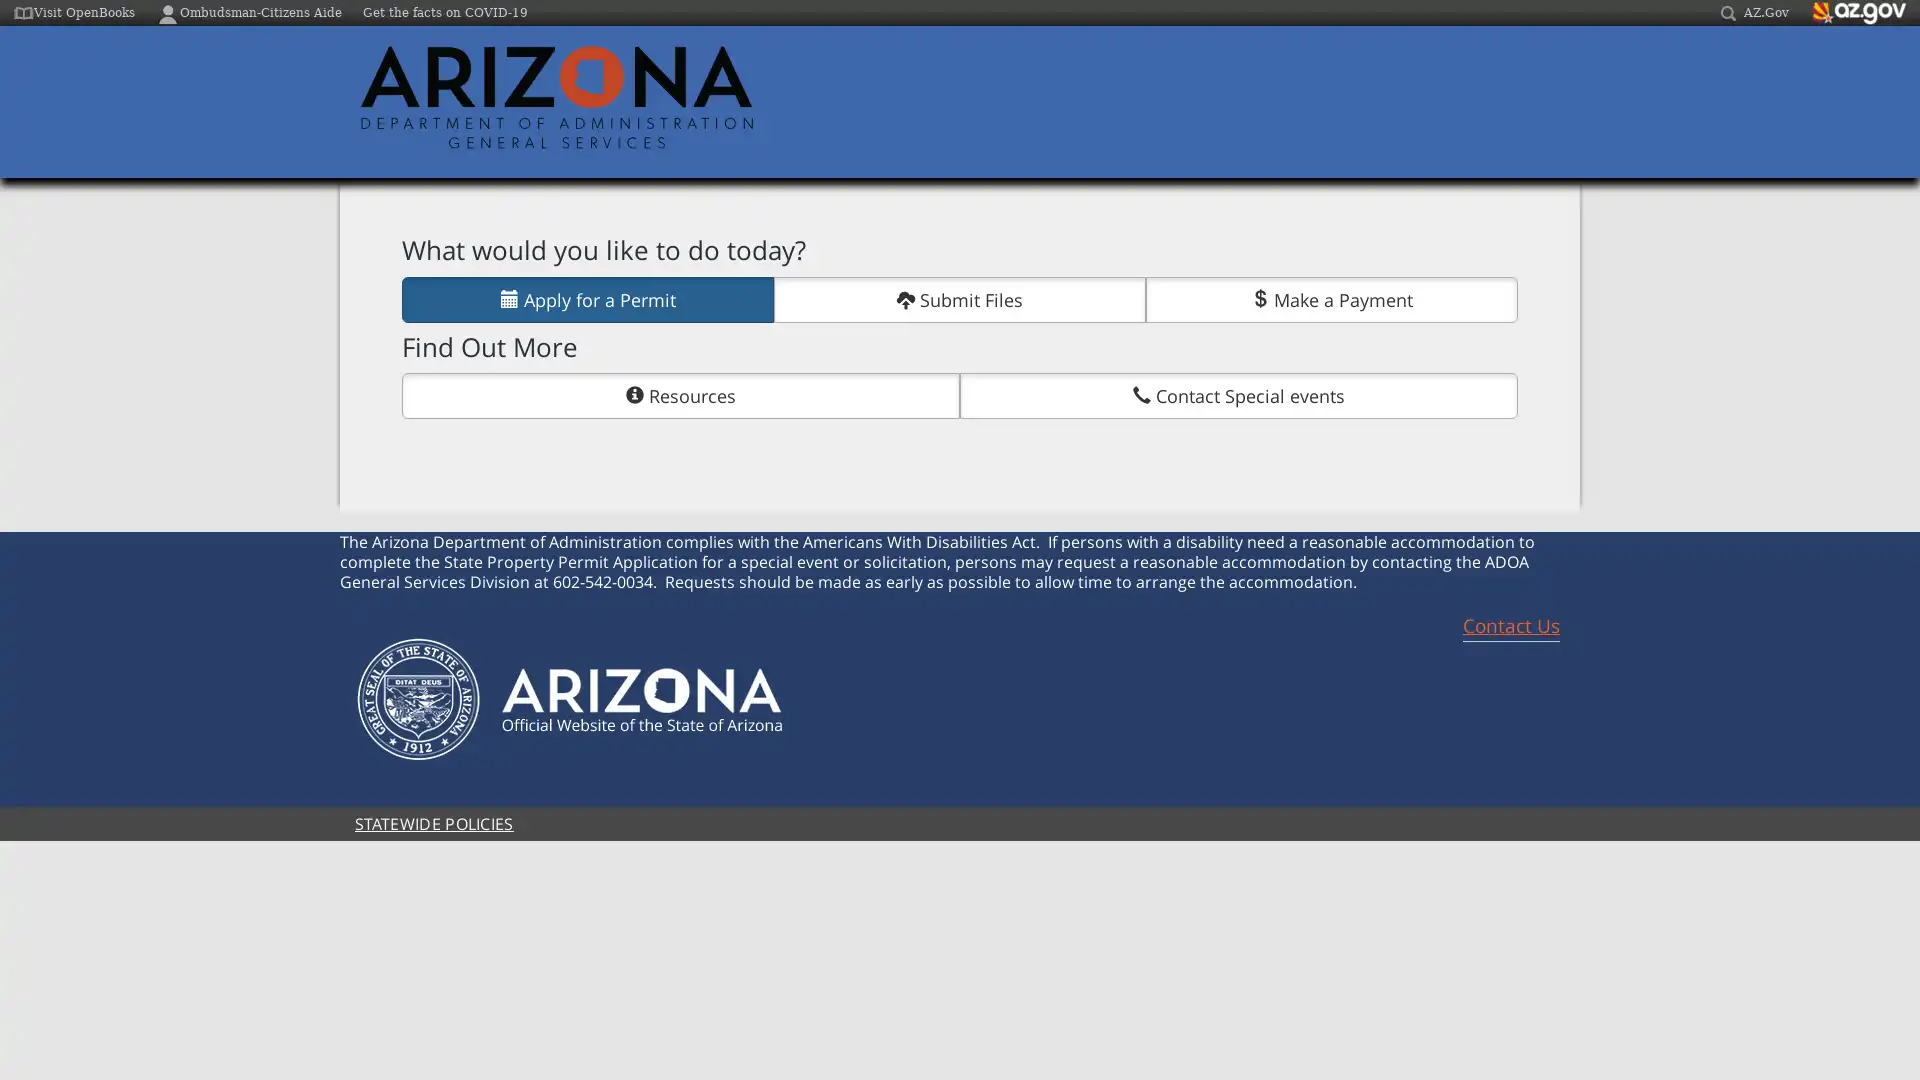  Describe the element at coordinates (1332, 299) in the screenshot. I see `Make a Payment` at that location.